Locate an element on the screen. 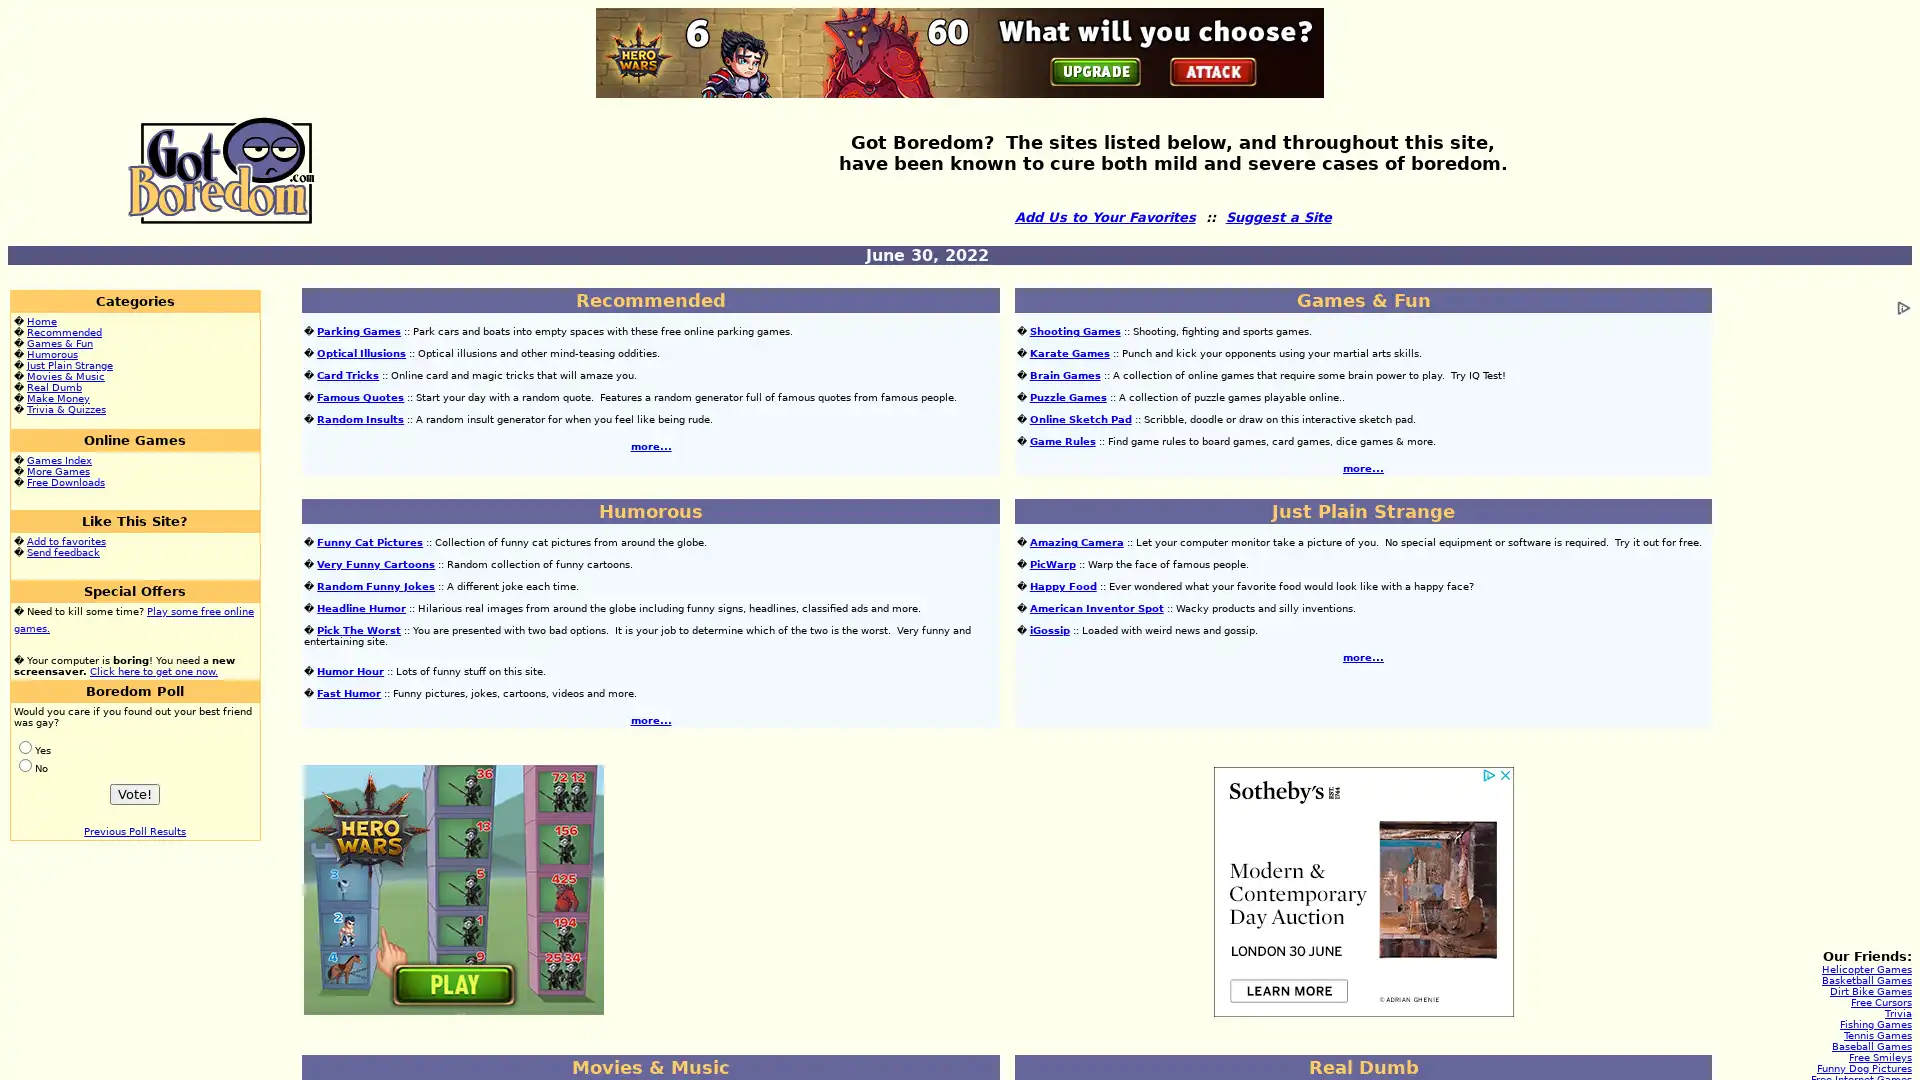 The width and height of the screenshot is (1920, 1080). Vote! is located at coordinates (133, 793).